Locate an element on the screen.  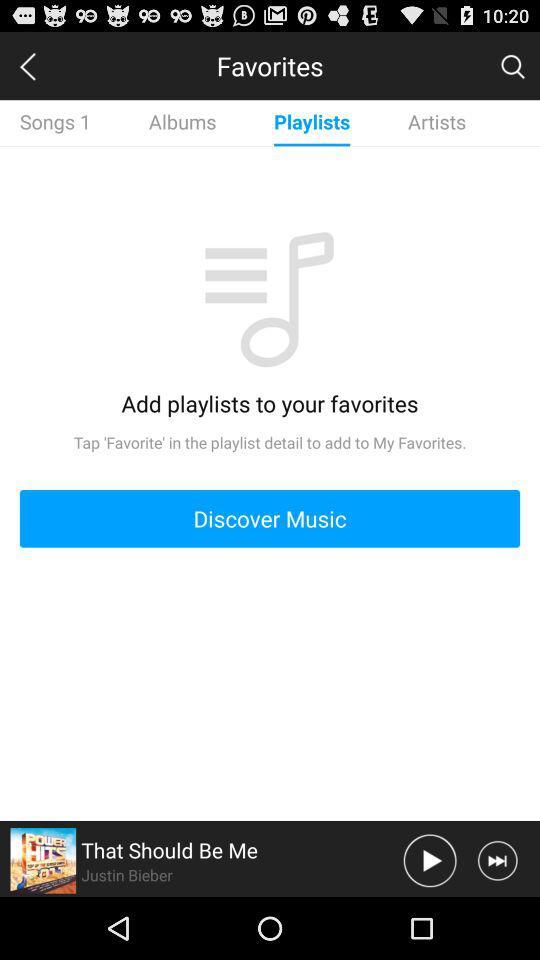
the play icon is located at coordinates (429, 921).